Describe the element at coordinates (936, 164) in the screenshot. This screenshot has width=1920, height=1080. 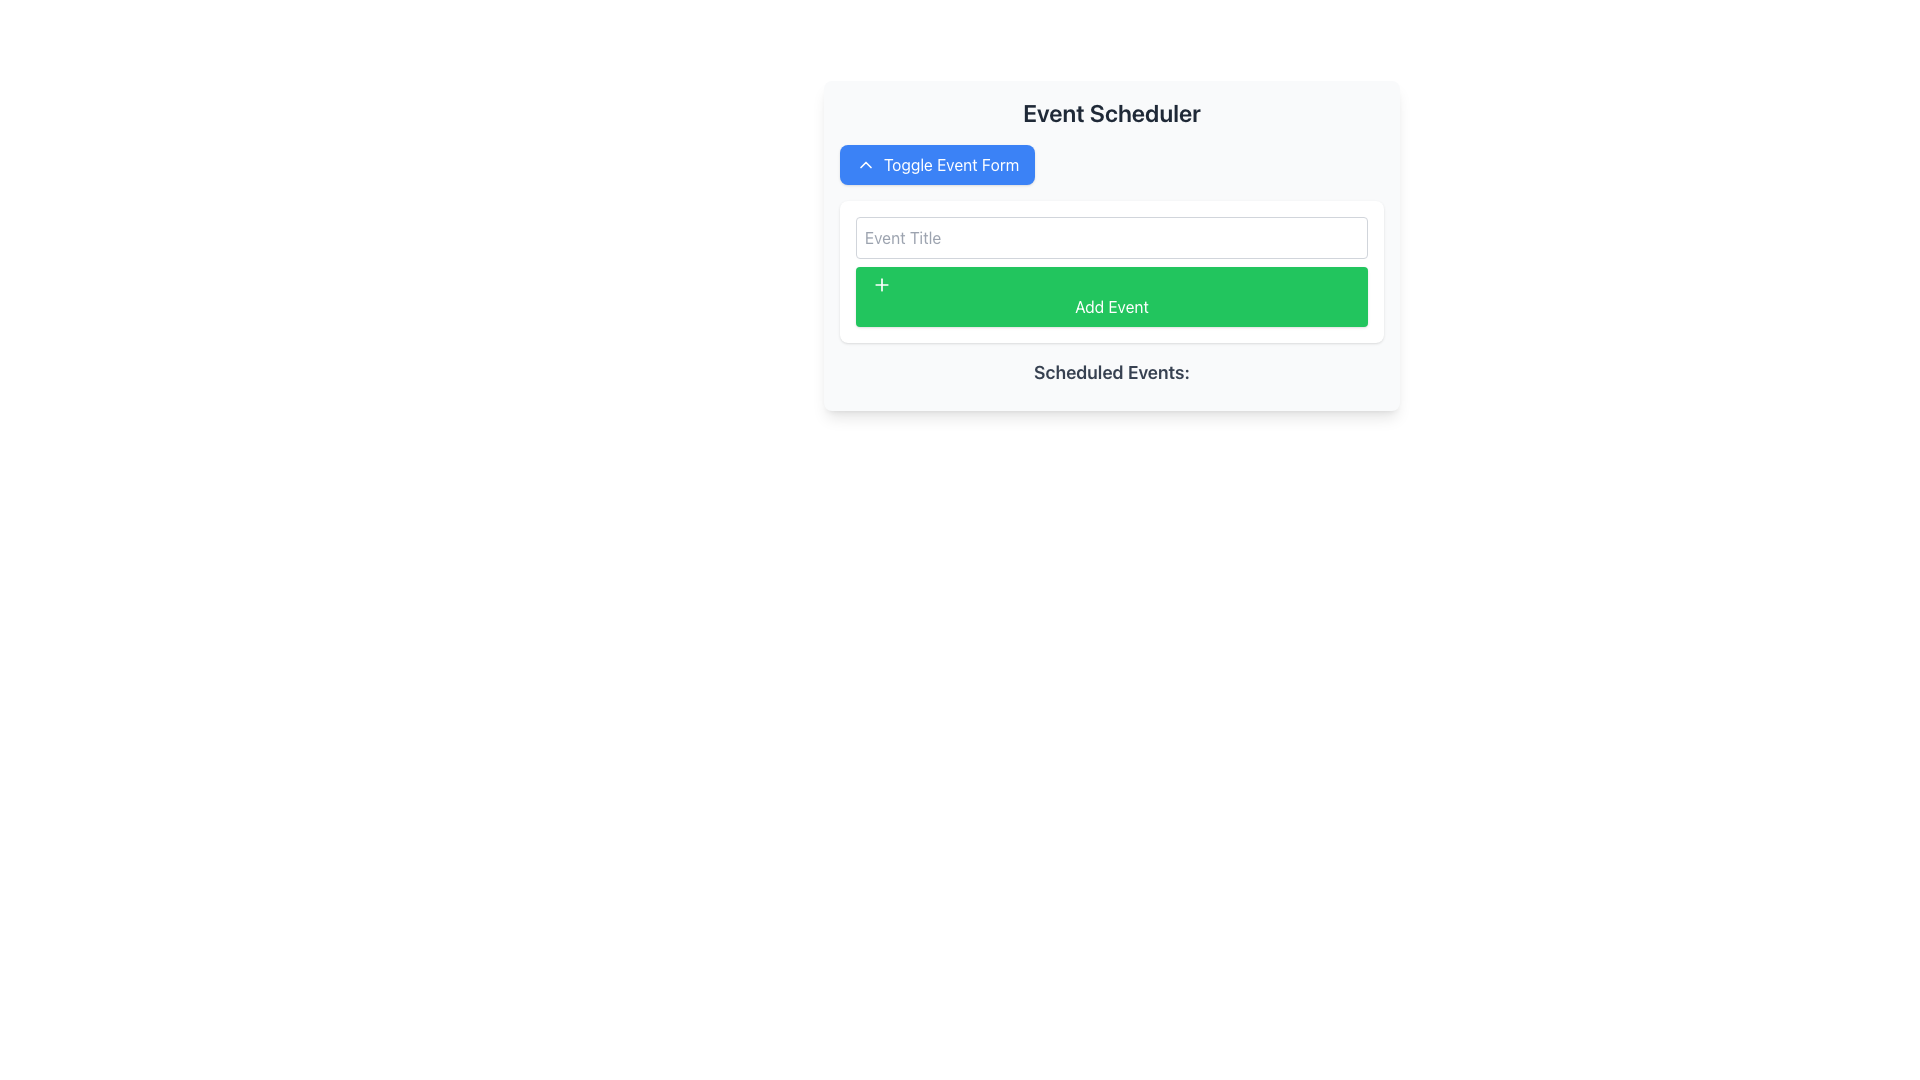
I see `the rectangular blue button with rounded corners labeled 'Toggle Event Form'` at that location.